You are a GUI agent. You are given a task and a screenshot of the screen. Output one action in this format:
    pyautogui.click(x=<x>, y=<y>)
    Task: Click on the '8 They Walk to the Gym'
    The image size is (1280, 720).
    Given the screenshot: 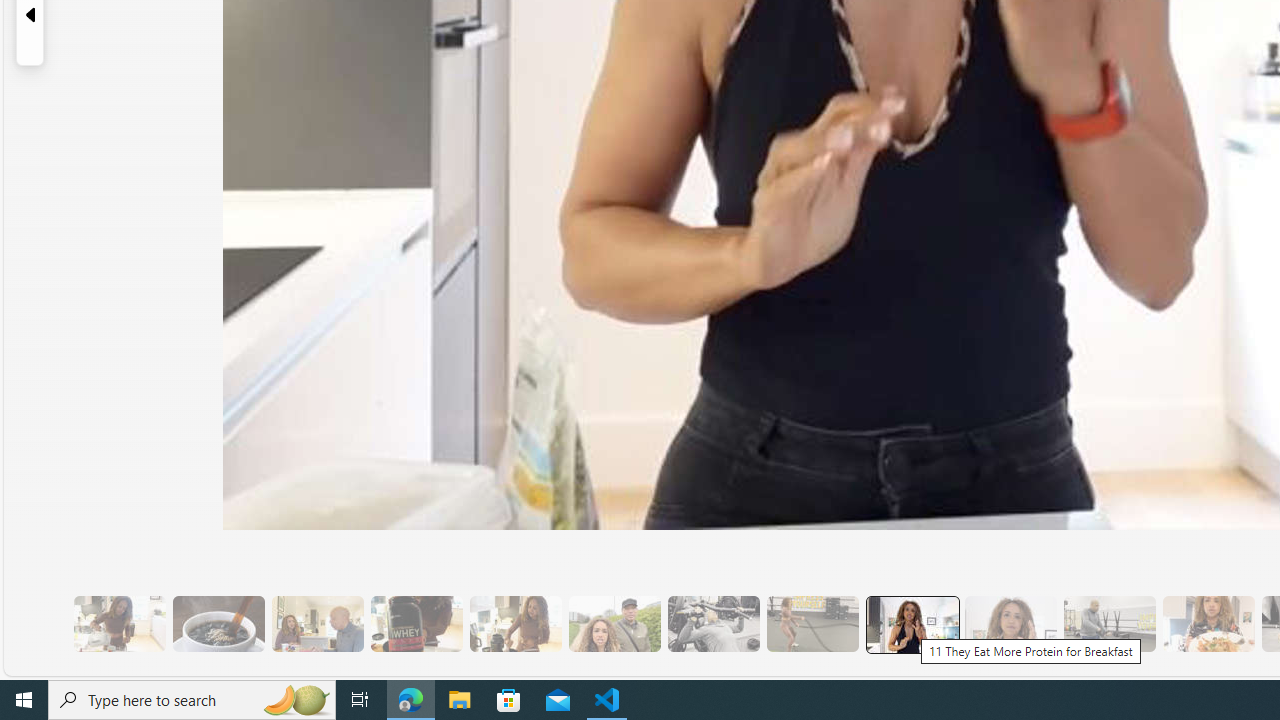 What is the action you would take?
    pyautogui.click(x=613, y=623)
    